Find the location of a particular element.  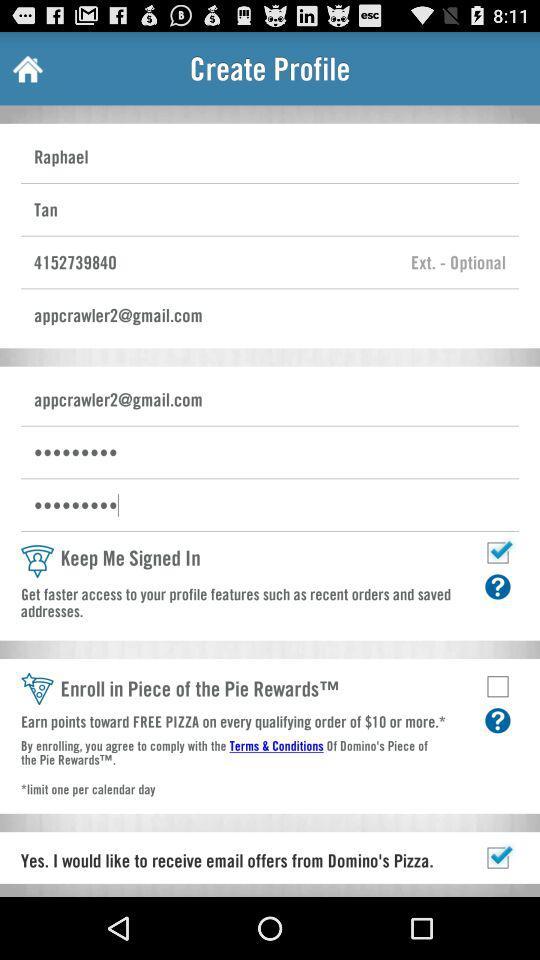

help is located at coordinates (496, 586).